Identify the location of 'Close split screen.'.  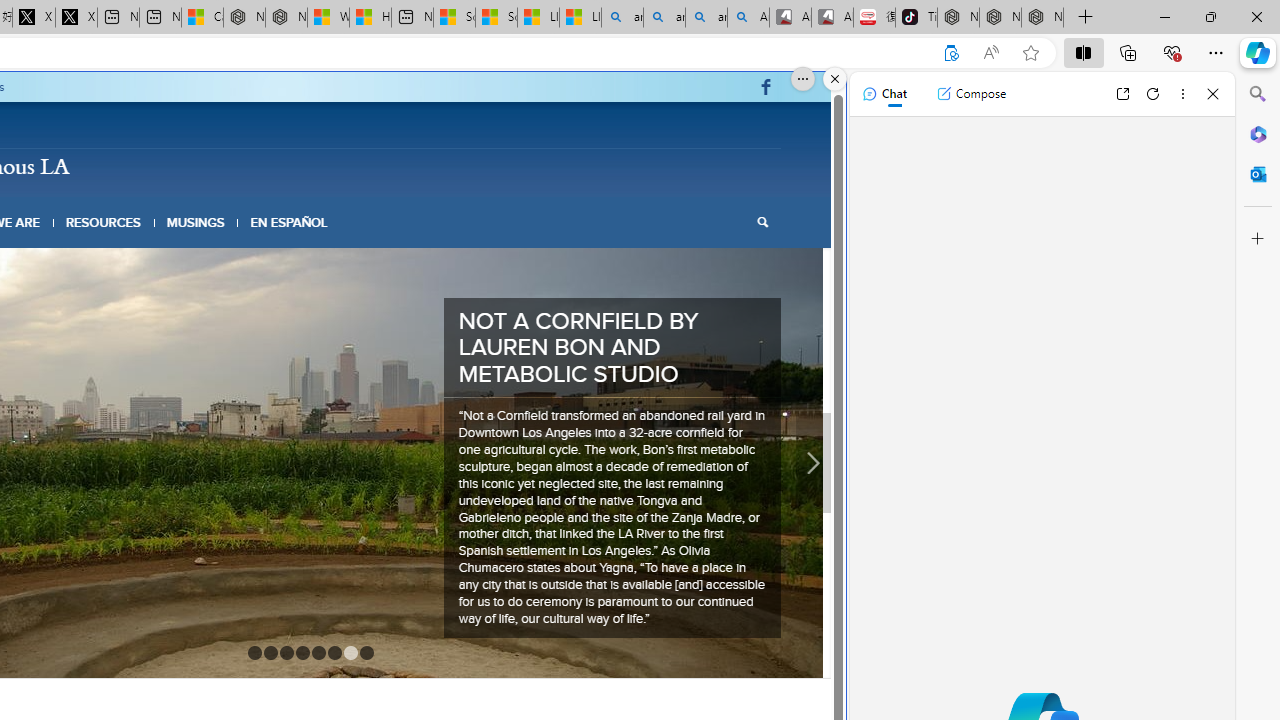
(835, 78).